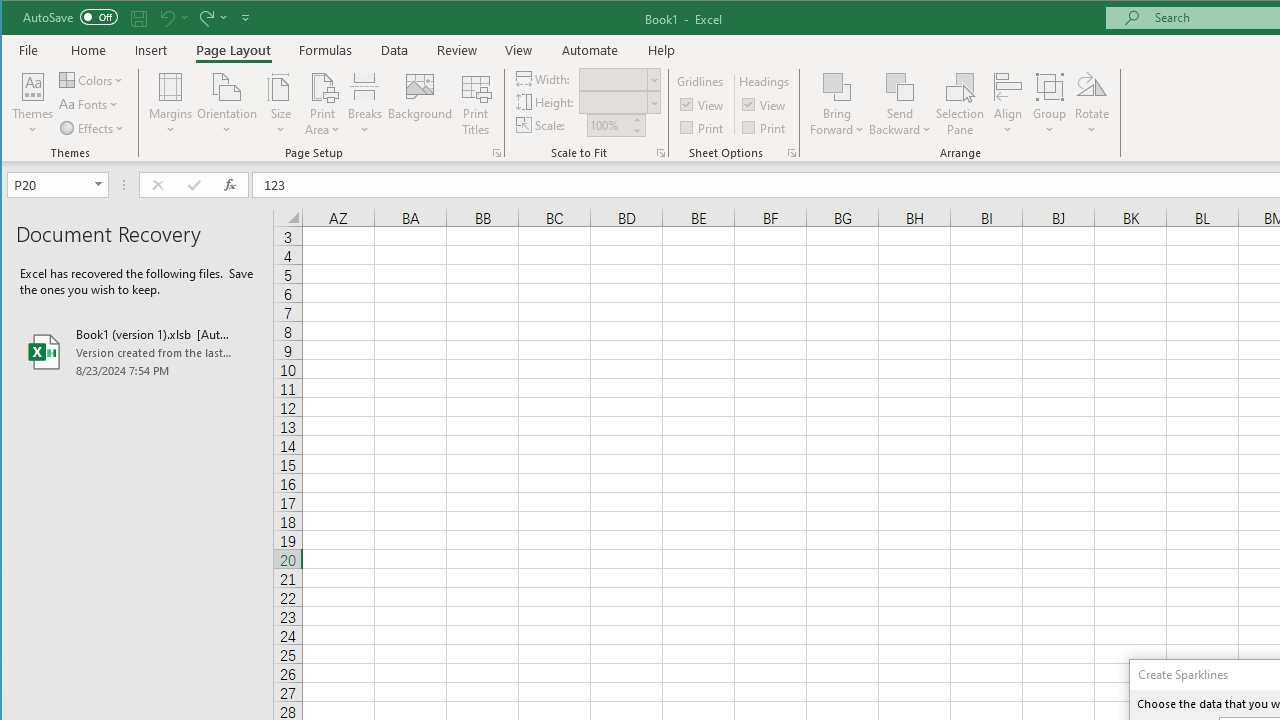  What do you see at coordinates (837, 104) in the screenshot?
I see `'Bring Forward'` at bounding box center [837, 104].